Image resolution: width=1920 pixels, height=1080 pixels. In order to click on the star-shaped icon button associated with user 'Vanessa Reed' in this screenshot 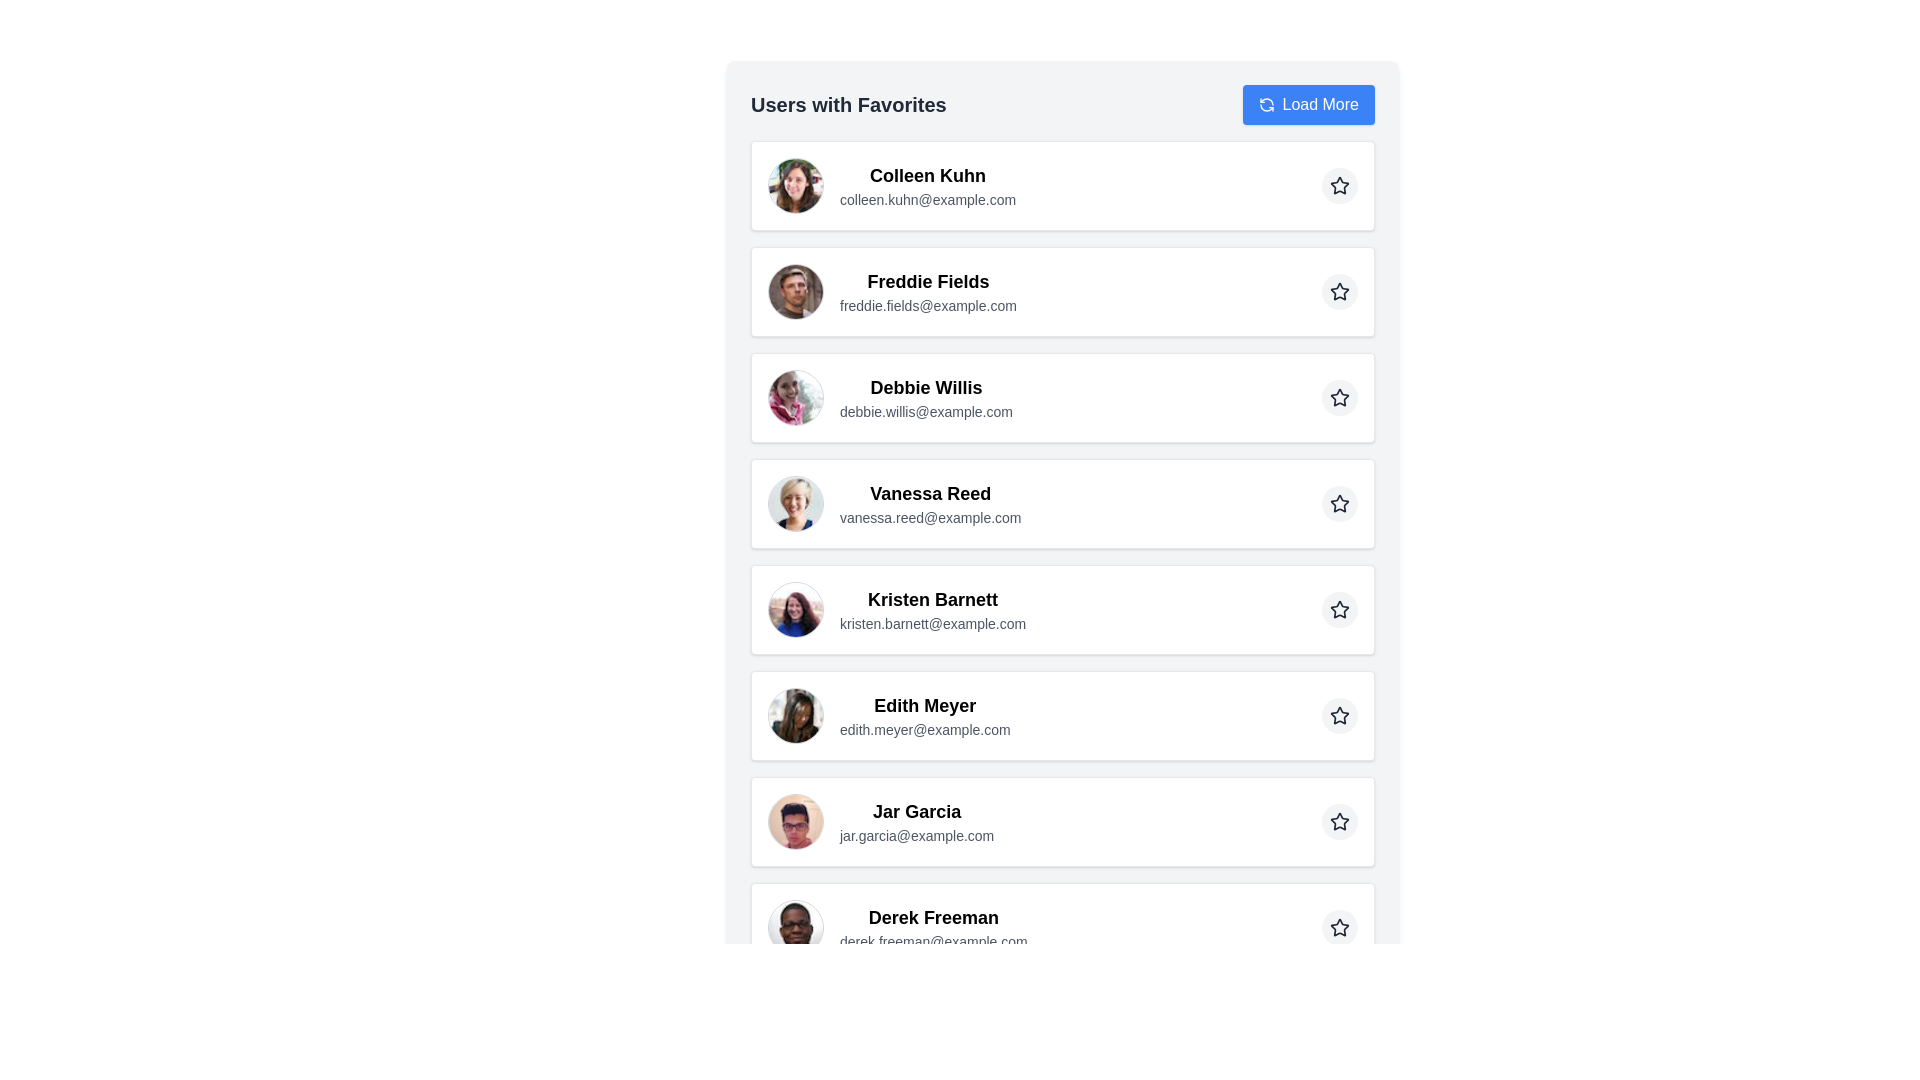, I will do `click(1339, 503)`.